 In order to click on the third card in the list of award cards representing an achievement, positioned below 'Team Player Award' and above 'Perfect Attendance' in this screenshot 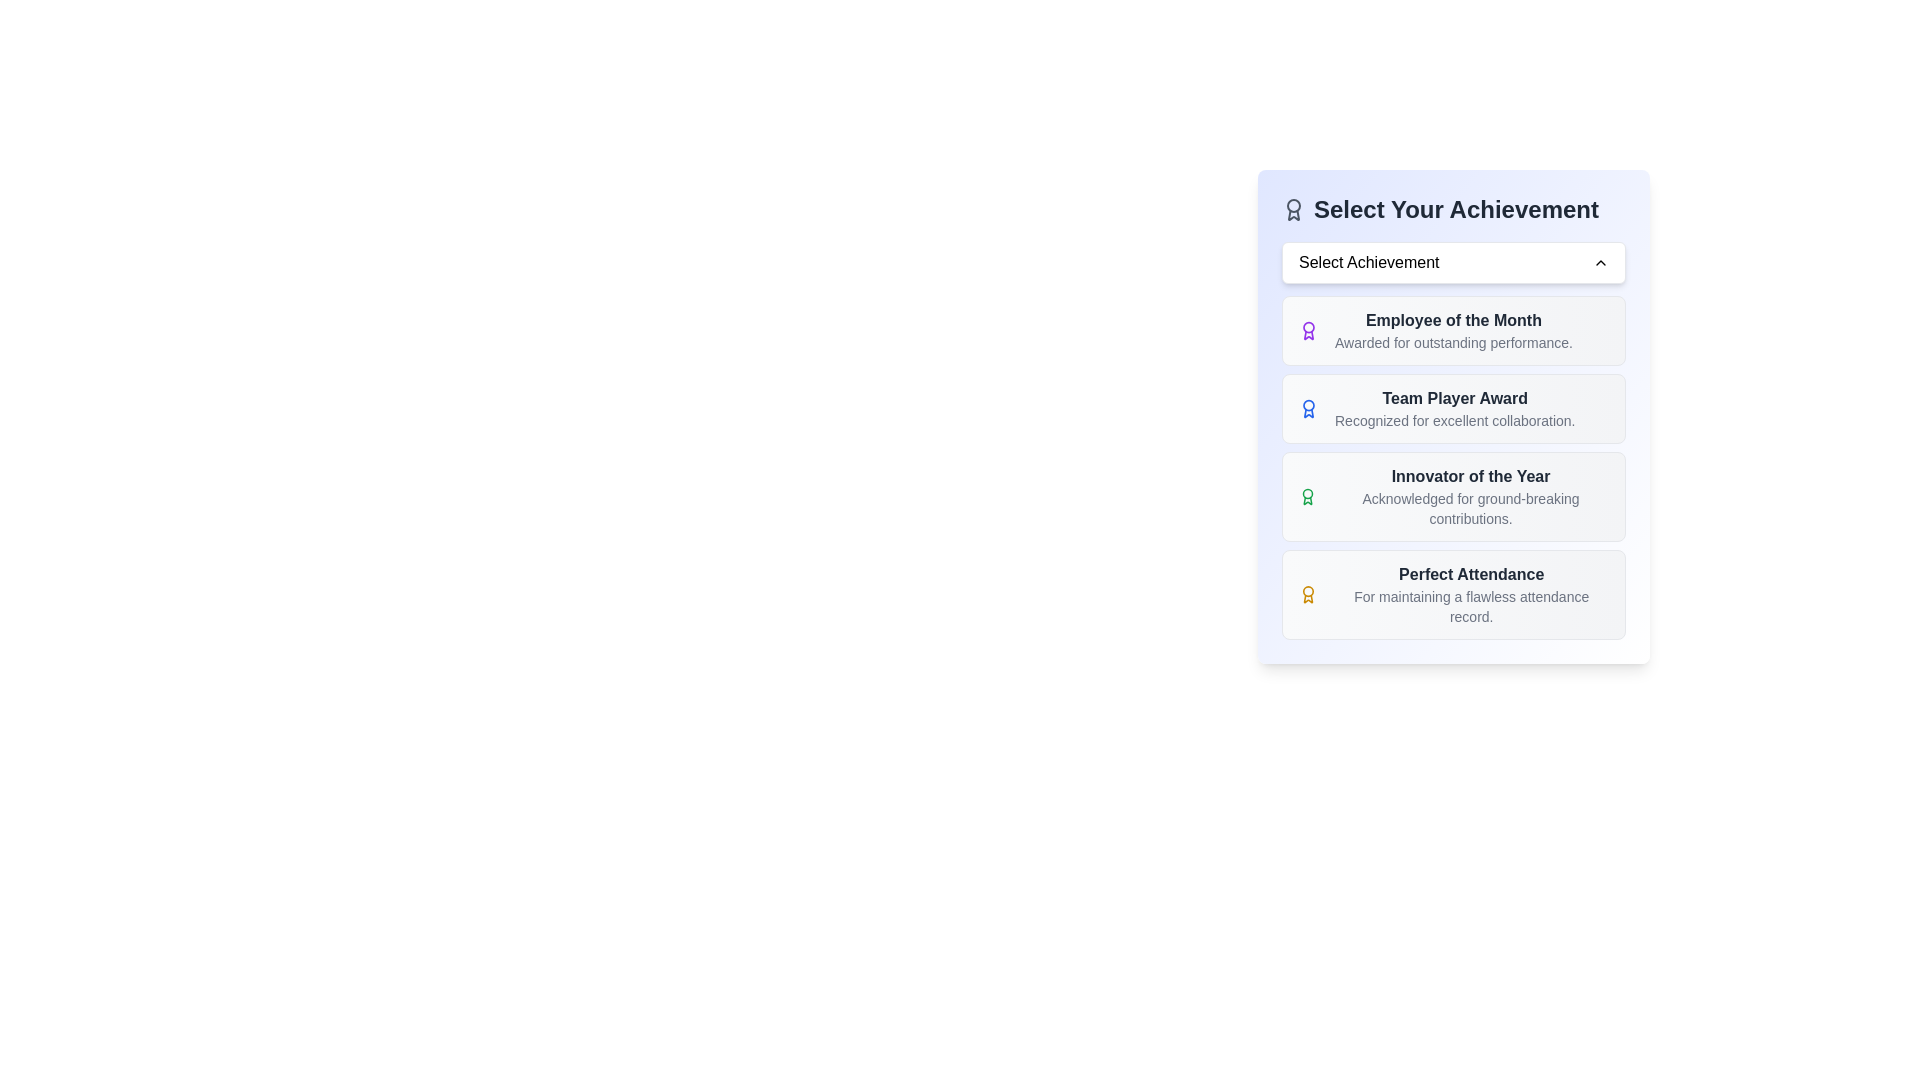, I will do `click(1454, 467)`.